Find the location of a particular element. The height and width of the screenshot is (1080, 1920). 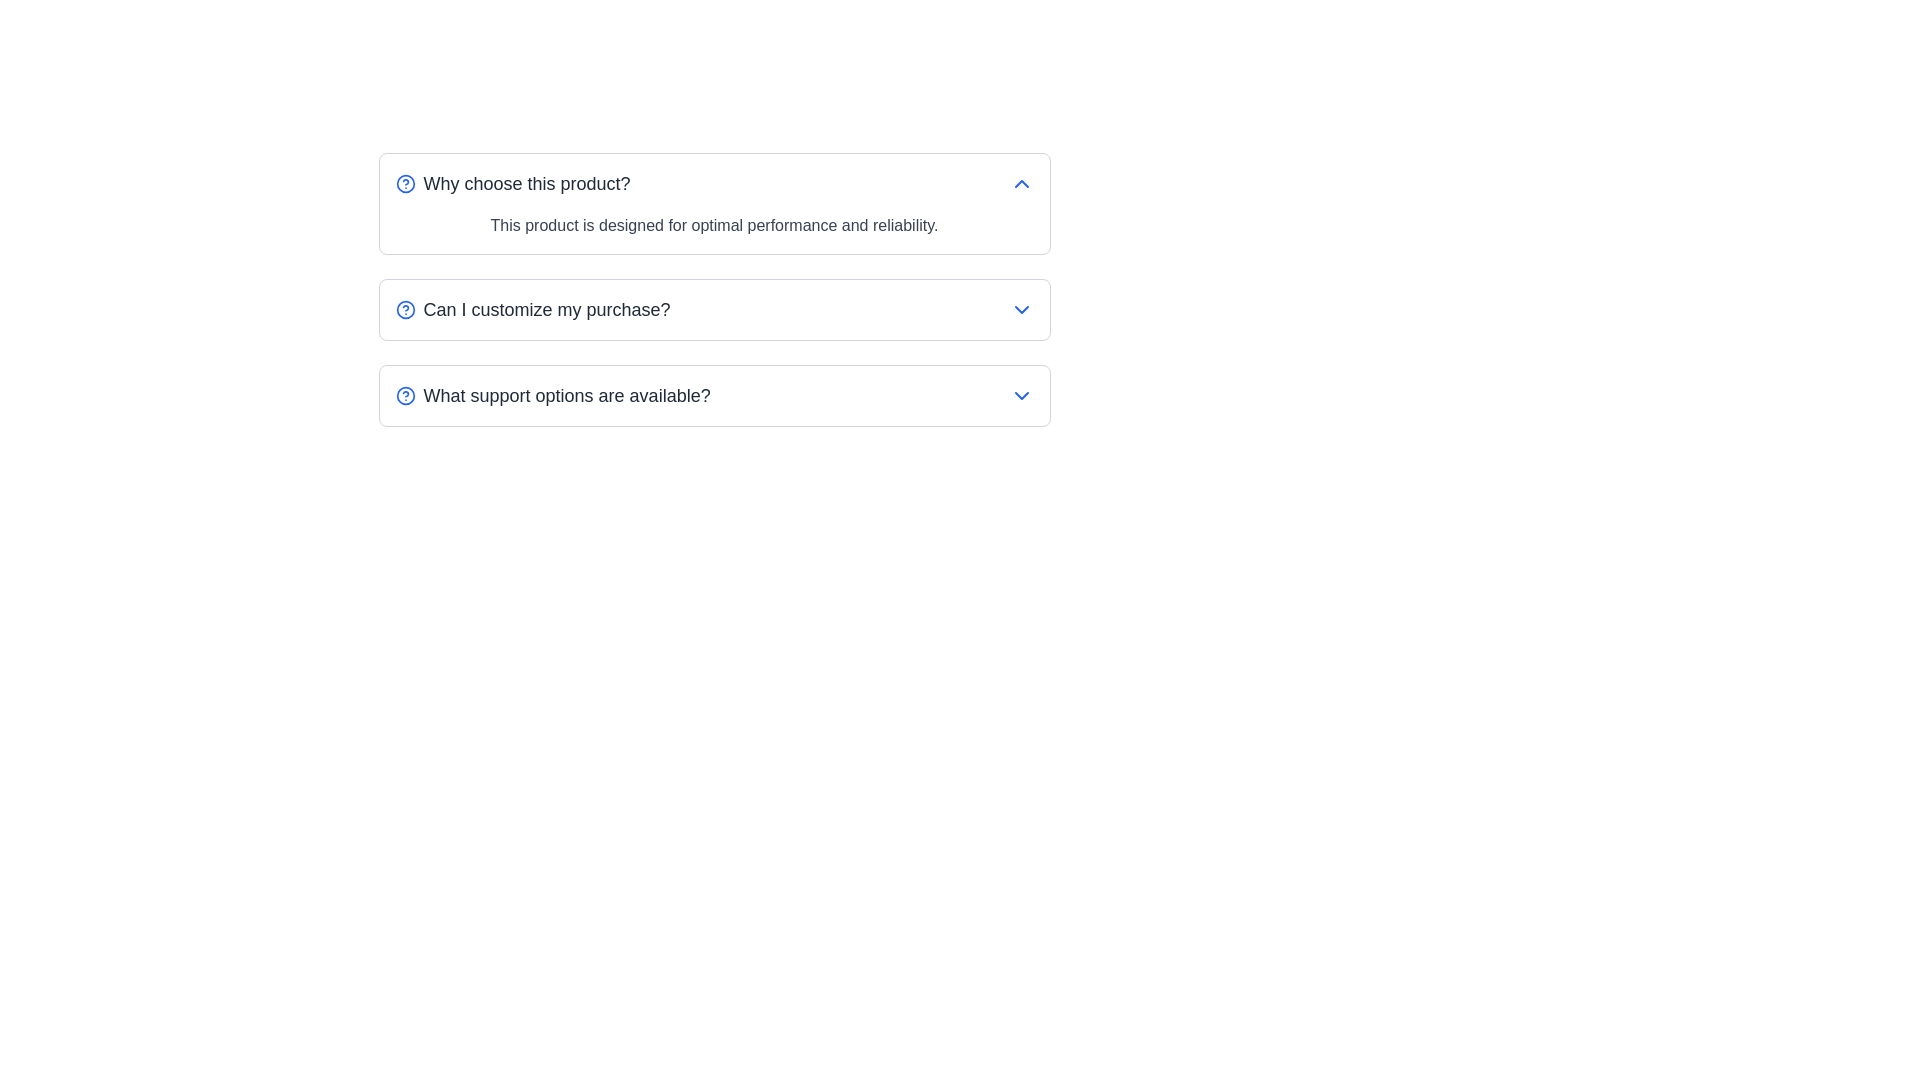

the third collapsible FAQ item containing the question 'What support options are available?' for keyboard navigation is located at coordinates (714, 396).